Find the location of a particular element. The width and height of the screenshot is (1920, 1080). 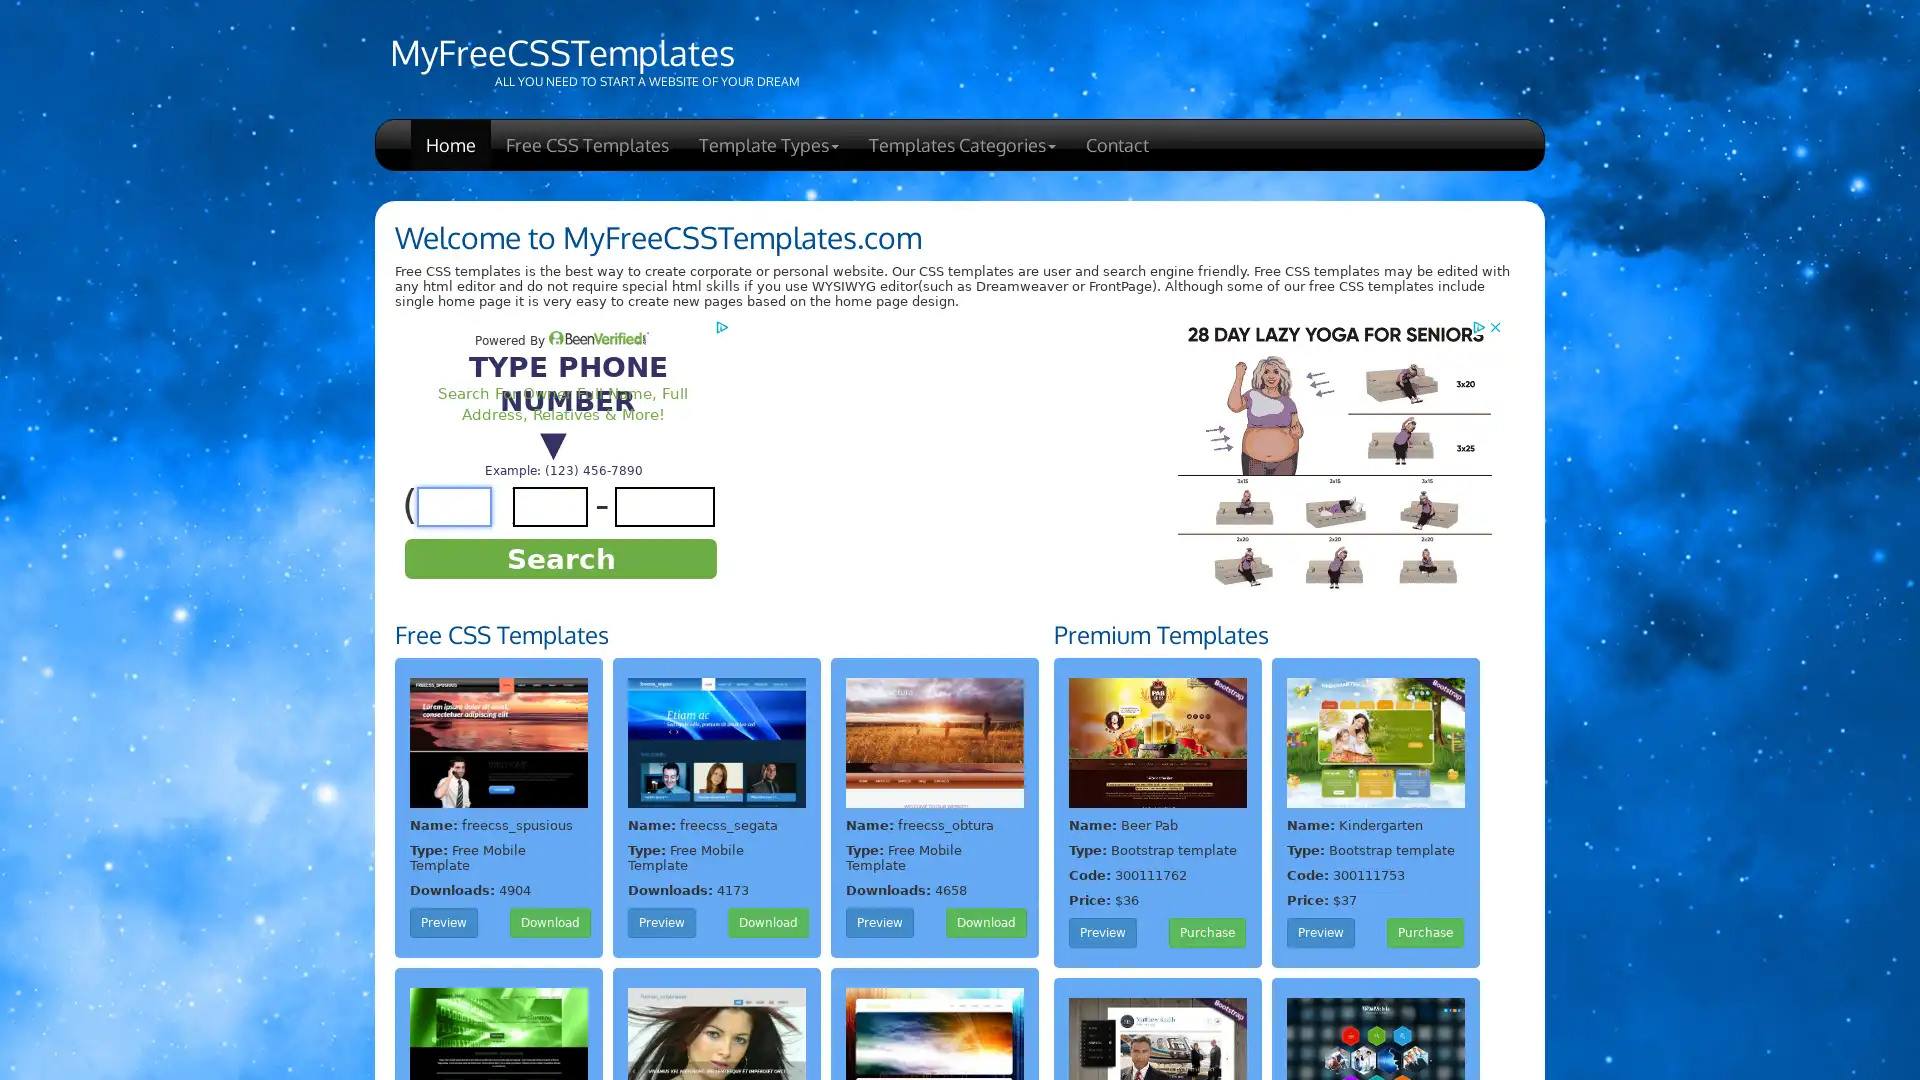

Download is located at coordinates (767, 922).